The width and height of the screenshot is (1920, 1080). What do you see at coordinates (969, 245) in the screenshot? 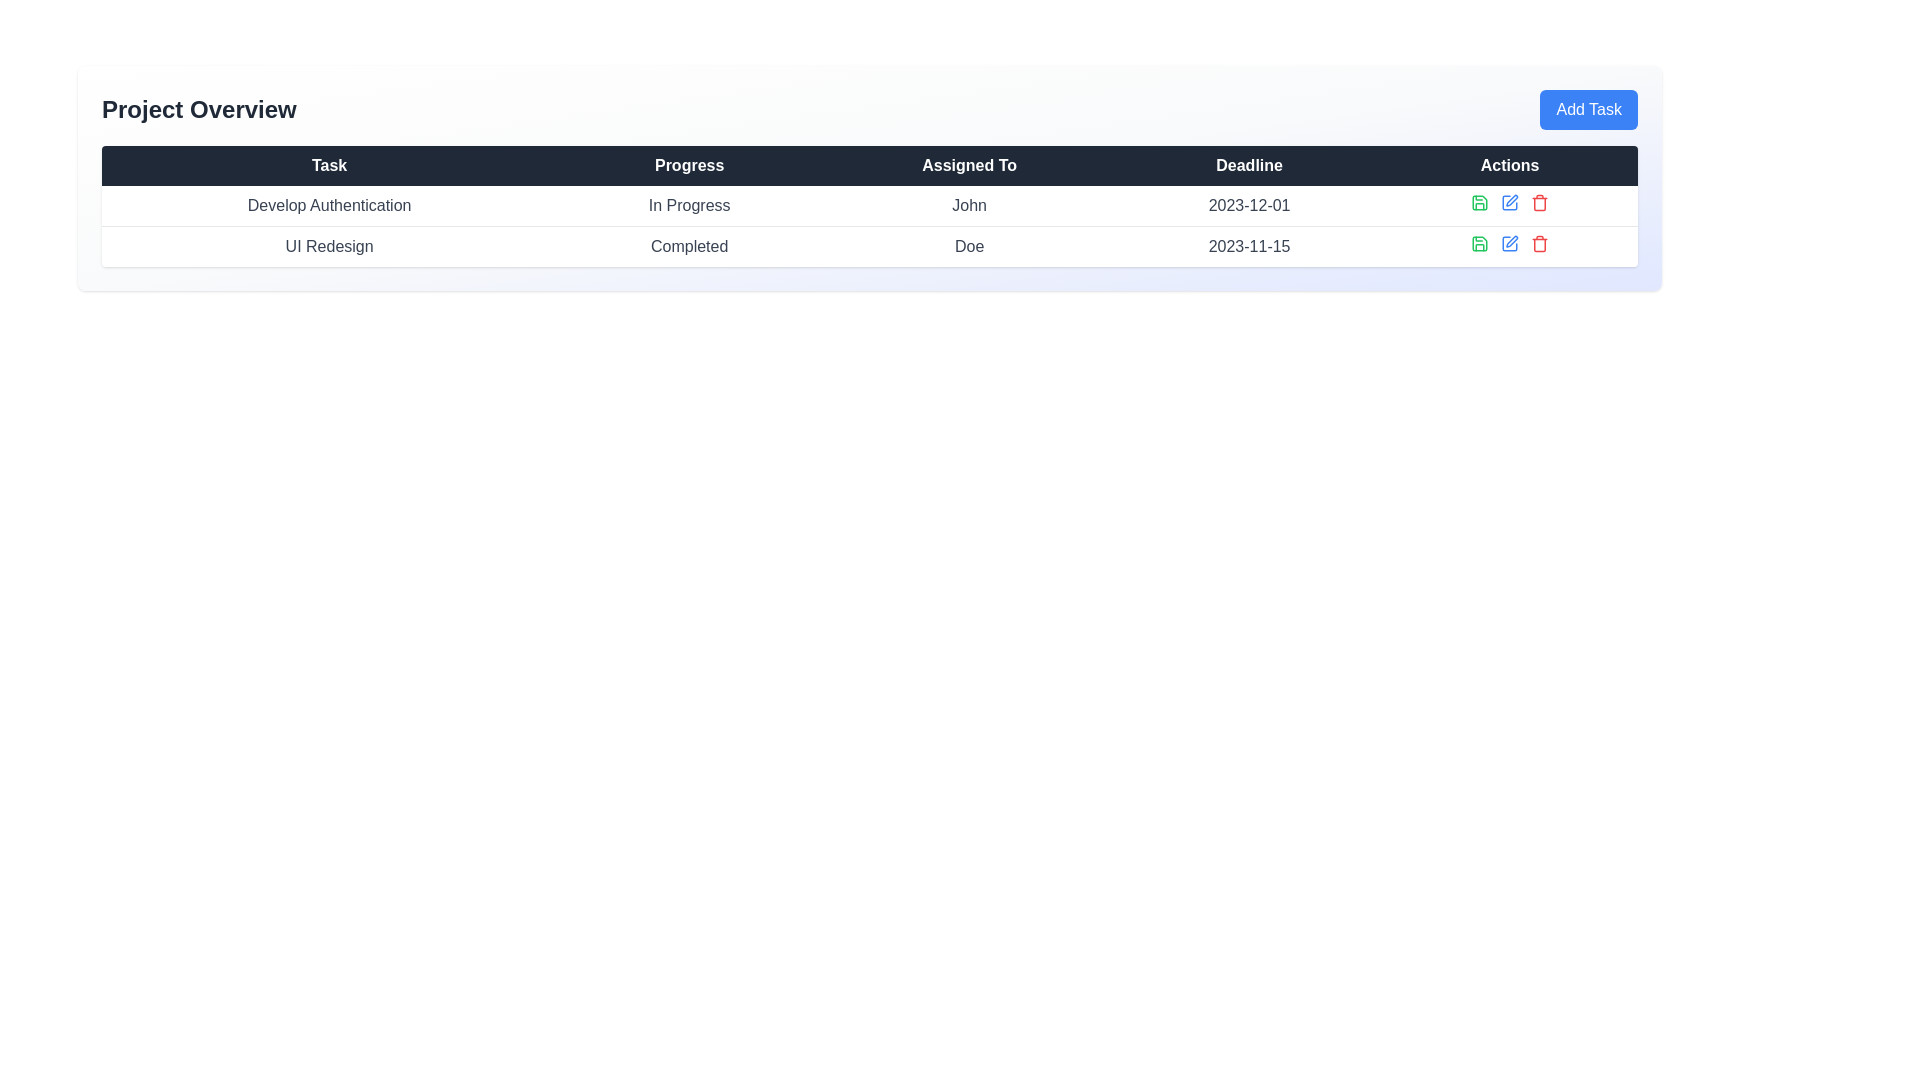
I see `the static text label displaying 'Doe' in the 'Assigned To' column under the 'UI Redesign' row` at bounding box center [969, 245].